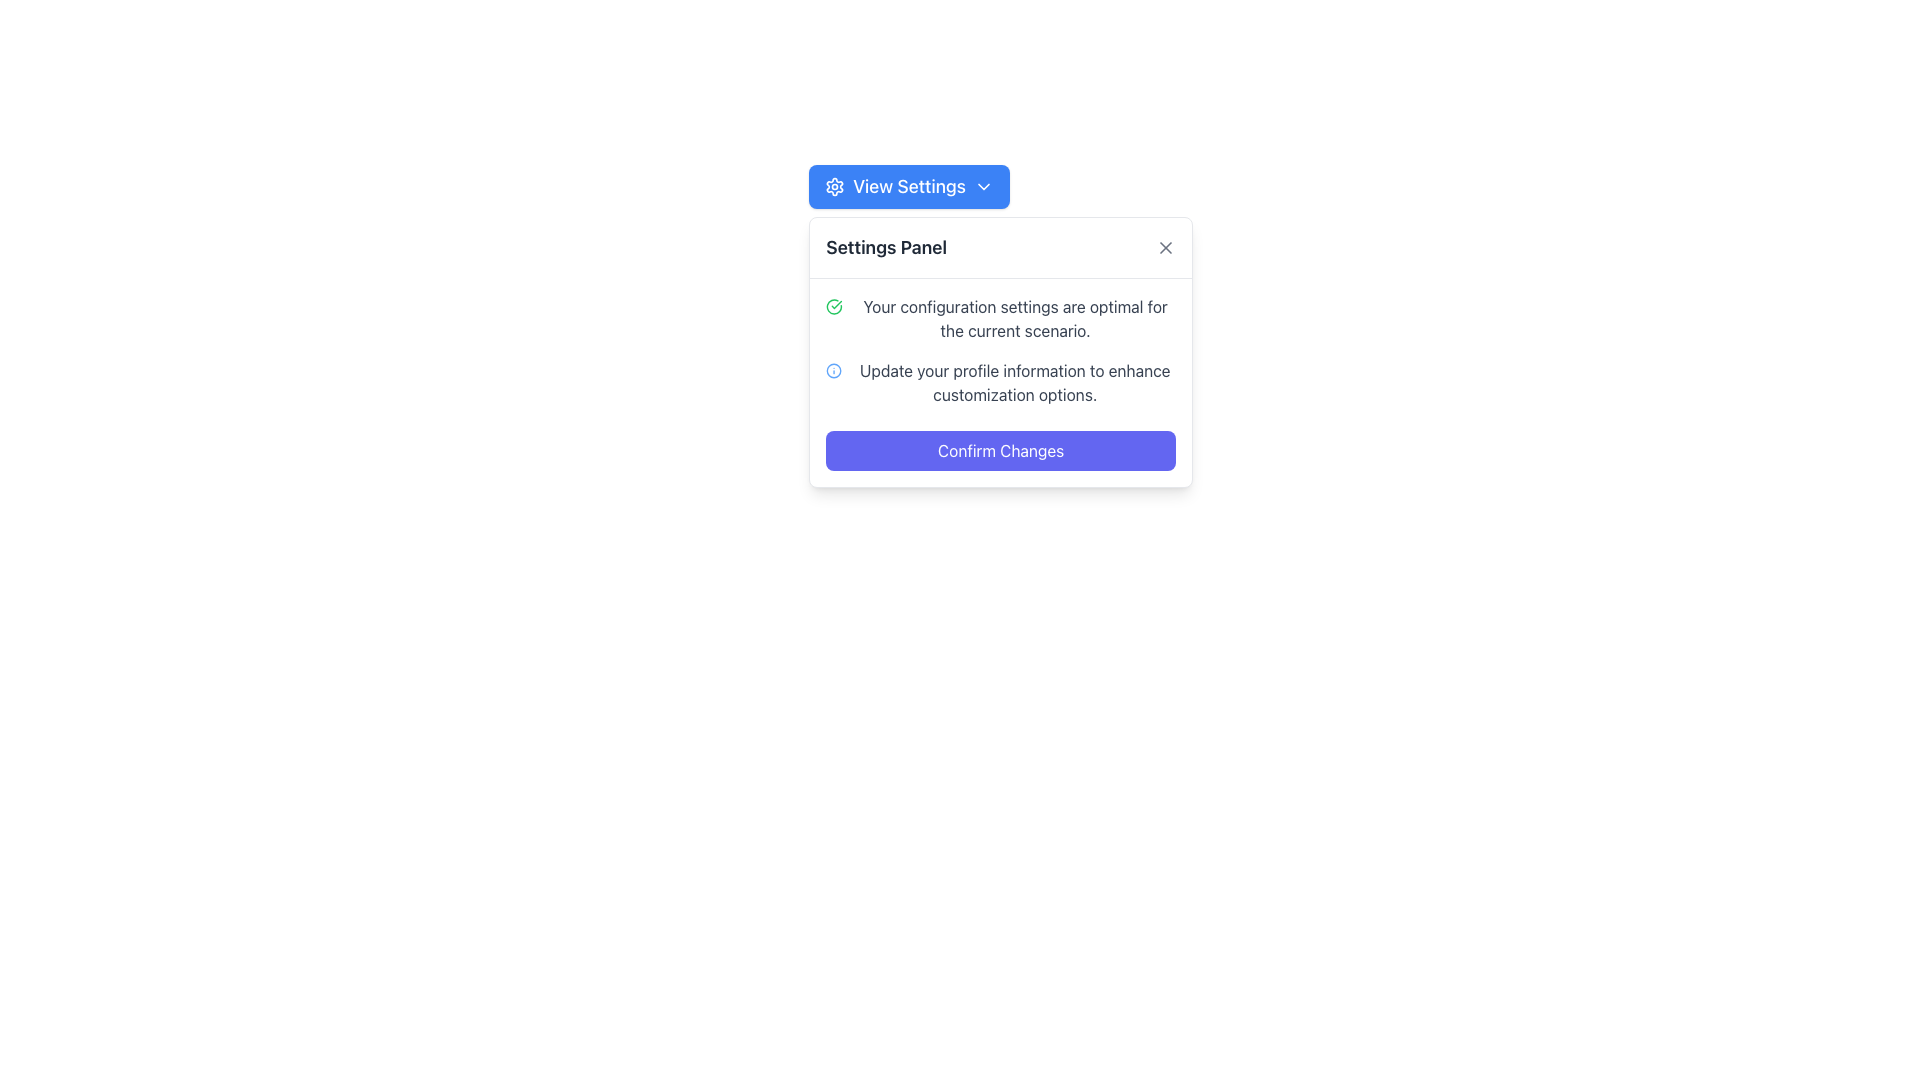  What do you see at coordinates (834, 370) in the screenshot?
I see `the outermost circular decorative graphical element of the 'info' icon, which is styled in blue and located in the bottom-left area of the icon` at bounding box center [834, 370].